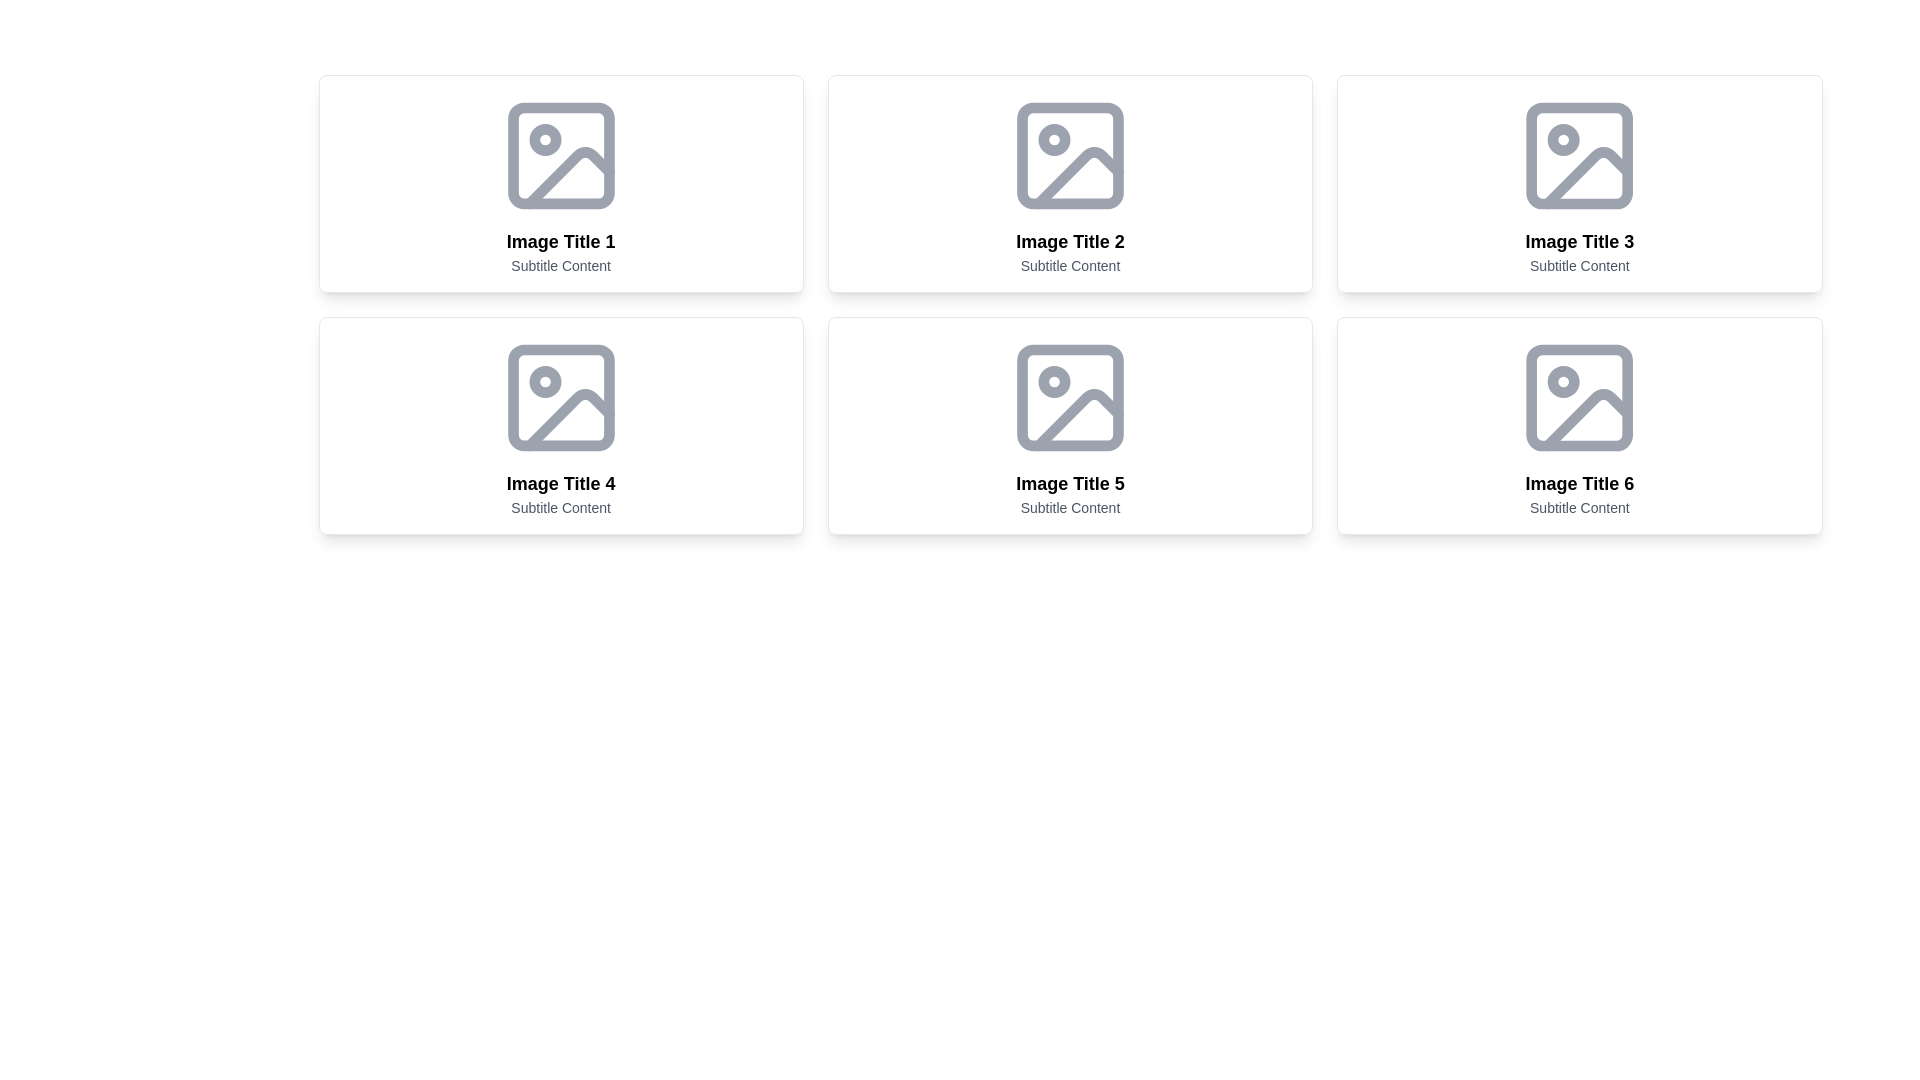  What do you see at coordinates (560, 397) in the screenshot?
I see `the SVG rectangle shape with rounded corners located in the 'Image Title 4' tile, which is in the second row and first column of the grid` at bounding box center [560, 397].